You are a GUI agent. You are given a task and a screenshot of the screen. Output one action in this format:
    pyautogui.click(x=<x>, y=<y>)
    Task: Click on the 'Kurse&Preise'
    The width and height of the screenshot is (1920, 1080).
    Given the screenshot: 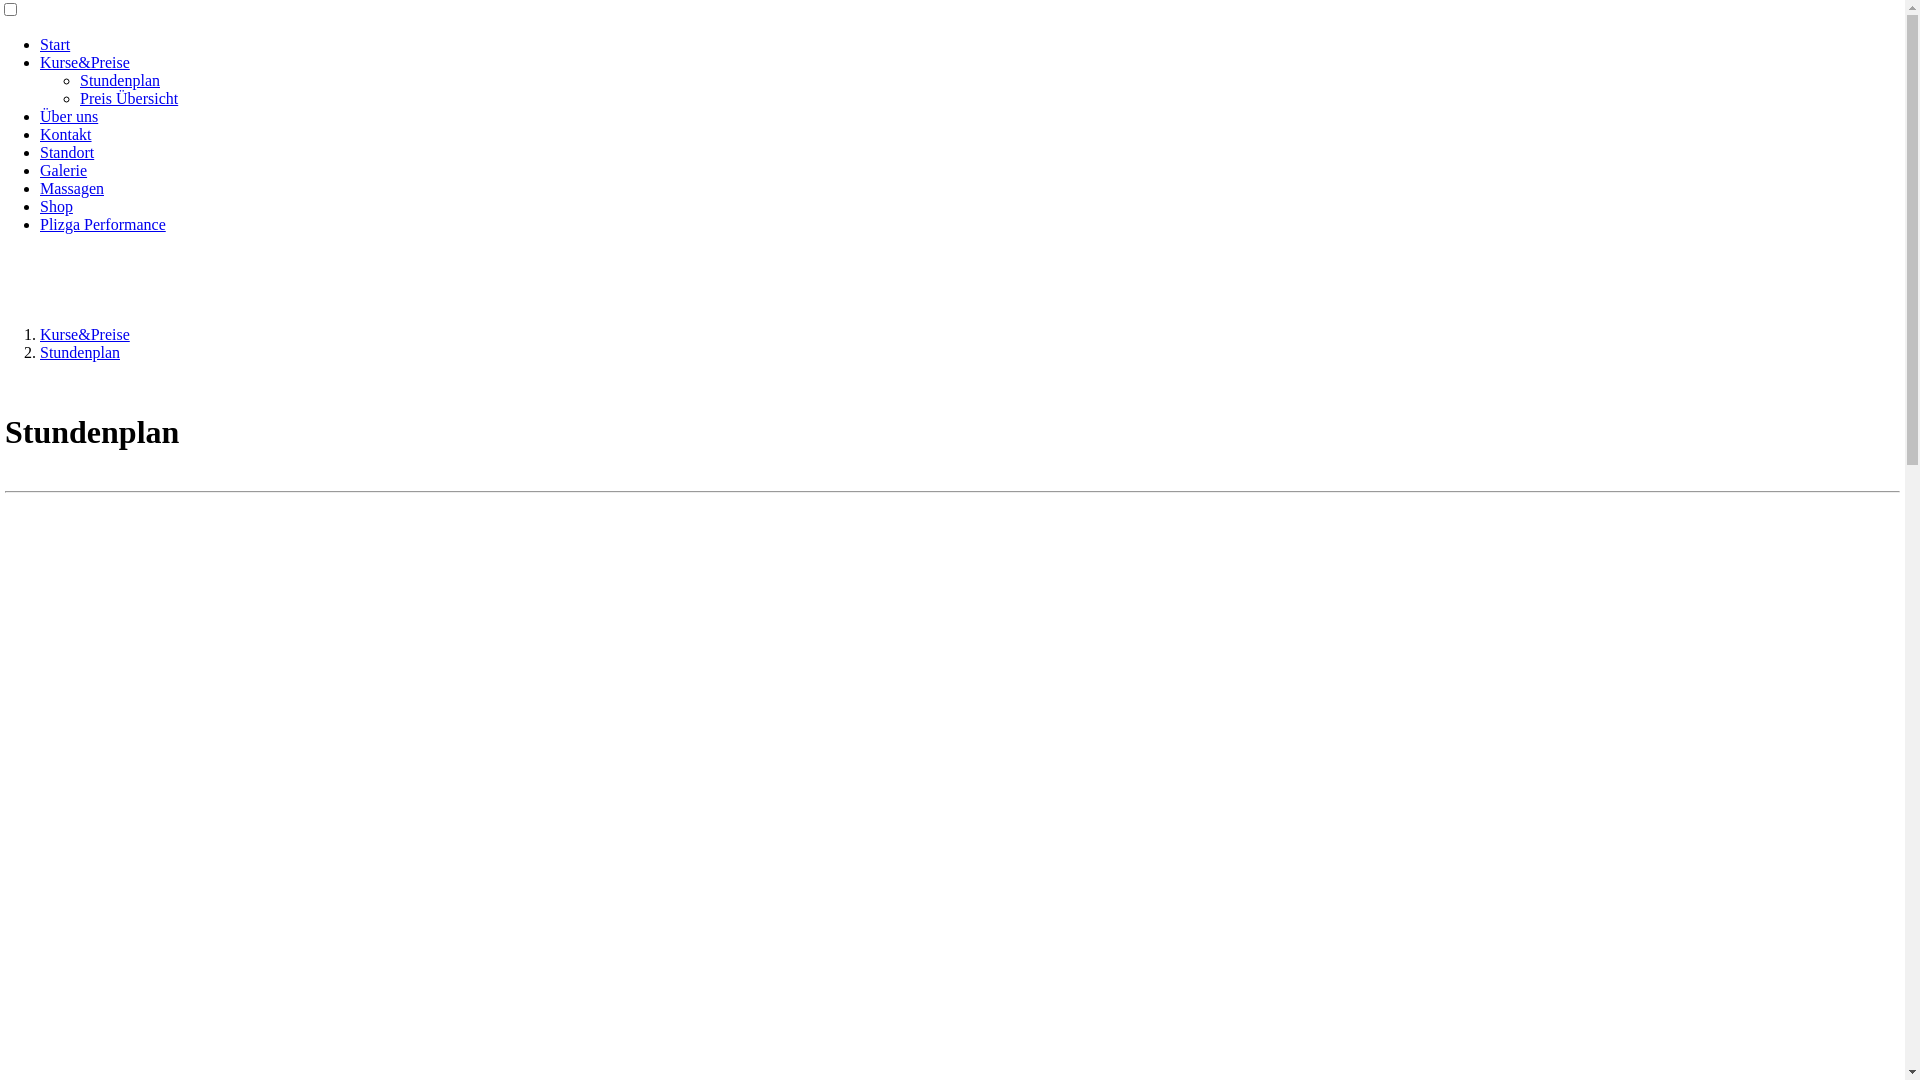 What is the action you would take?
    pyautogui.click(x=84, y=61)
    